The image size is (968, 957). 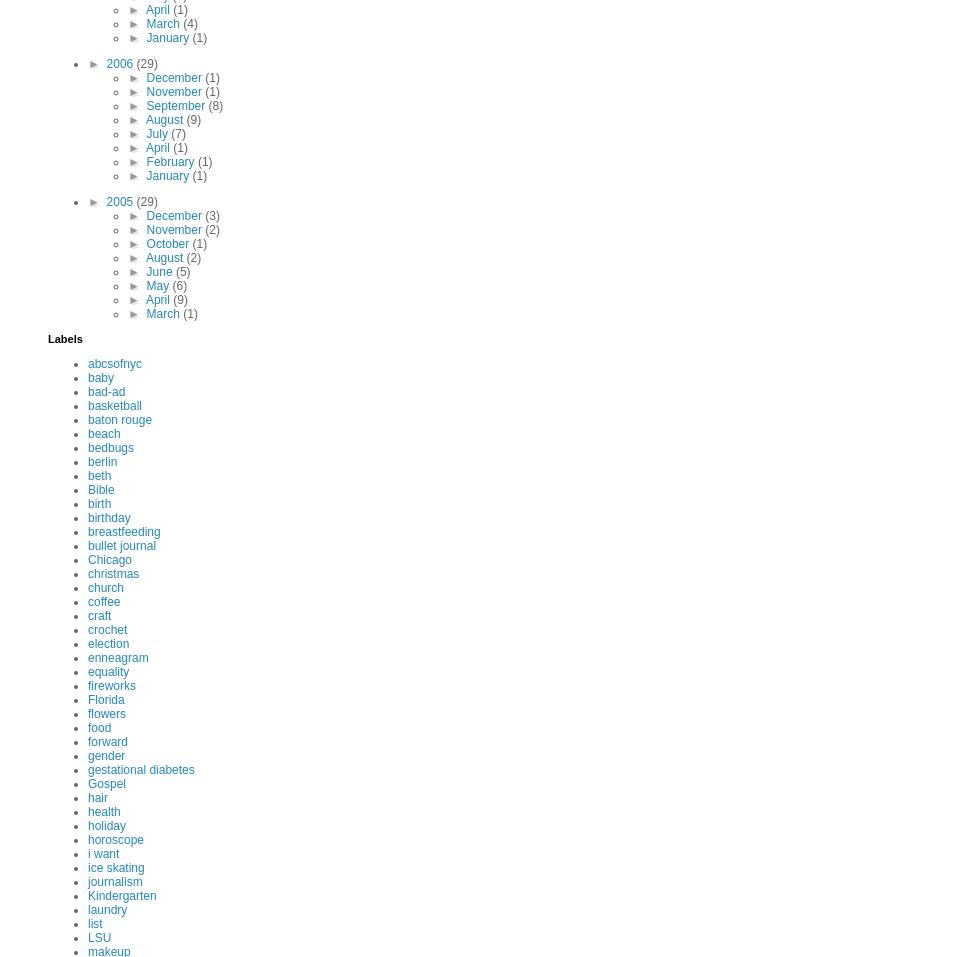 What do you see at coordinates (114, 364) in the screenshot?
I see `'abcsofnyc'` at bounding box center [114, 364].